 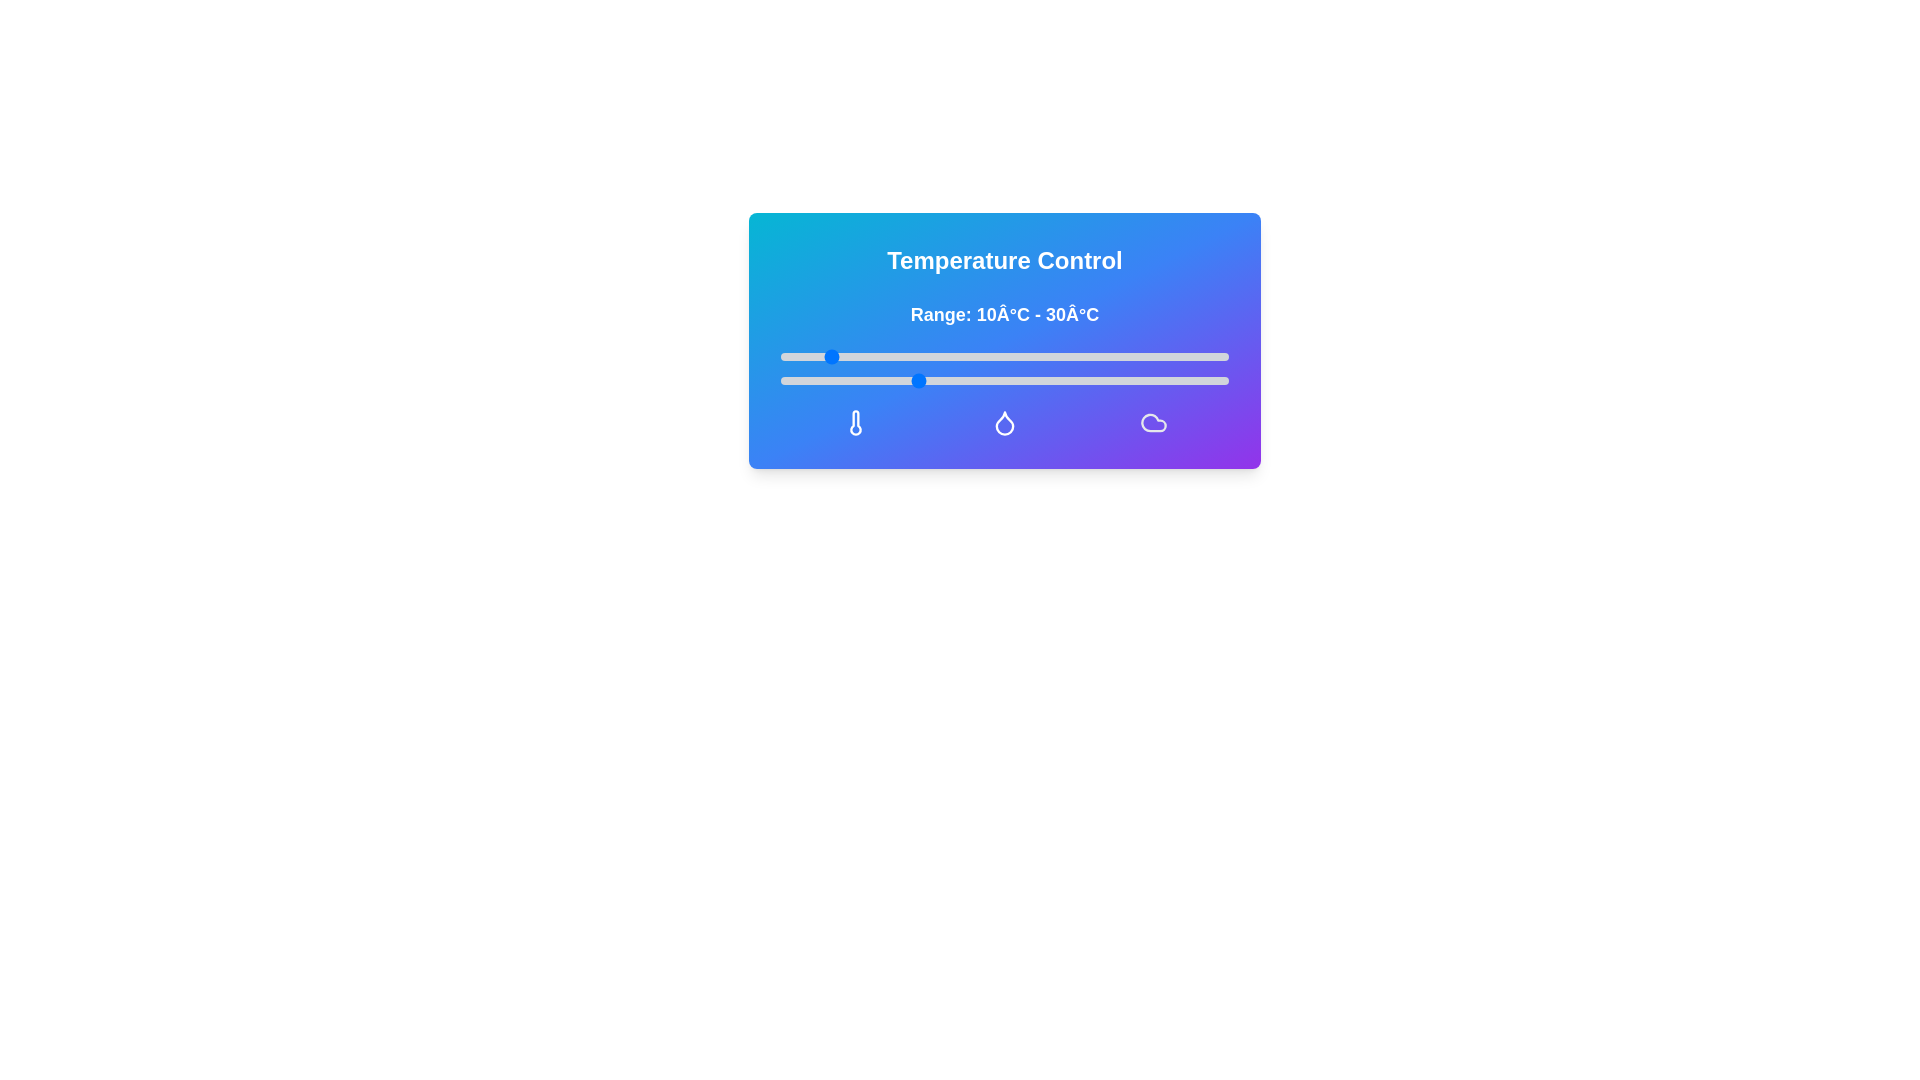 What do you see at coordinates (1004, 315) in the screenshot?
I see `the text label displaying 'Range: 10°C - 30°C', which is prominently styled in white and located above the sliders in the Temperature Control section` at bounding box center [1004, 315].